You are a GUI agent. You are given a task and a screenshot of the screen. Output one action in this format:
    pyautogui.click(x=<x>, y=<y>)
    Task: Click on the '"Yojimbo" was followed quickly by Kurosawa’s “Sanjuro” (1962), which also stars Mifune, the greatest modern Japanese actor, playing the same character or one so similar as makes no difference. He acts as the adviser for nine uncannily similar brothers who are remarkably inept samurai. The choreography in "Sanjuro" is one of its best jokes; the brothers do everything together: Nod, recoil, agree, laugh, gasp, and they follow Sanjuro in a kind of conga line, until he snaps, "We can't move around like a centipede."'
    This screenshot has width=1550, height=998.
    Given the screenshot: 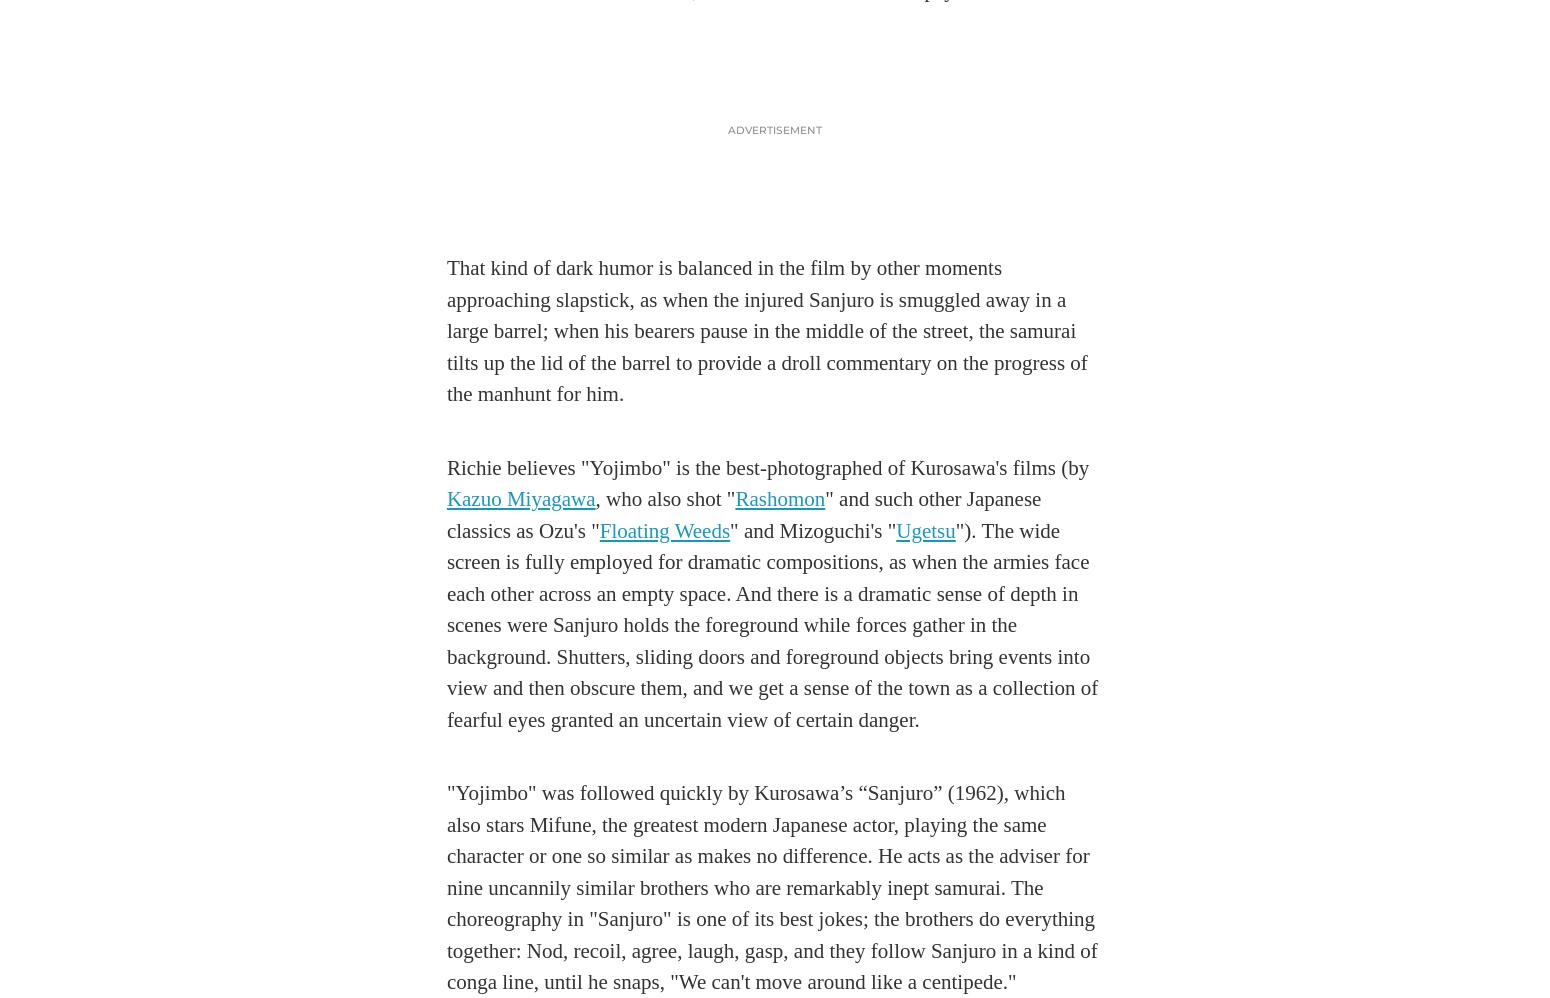 What is the action you would take?
    pyautogui.click(x=771, y=886)
    